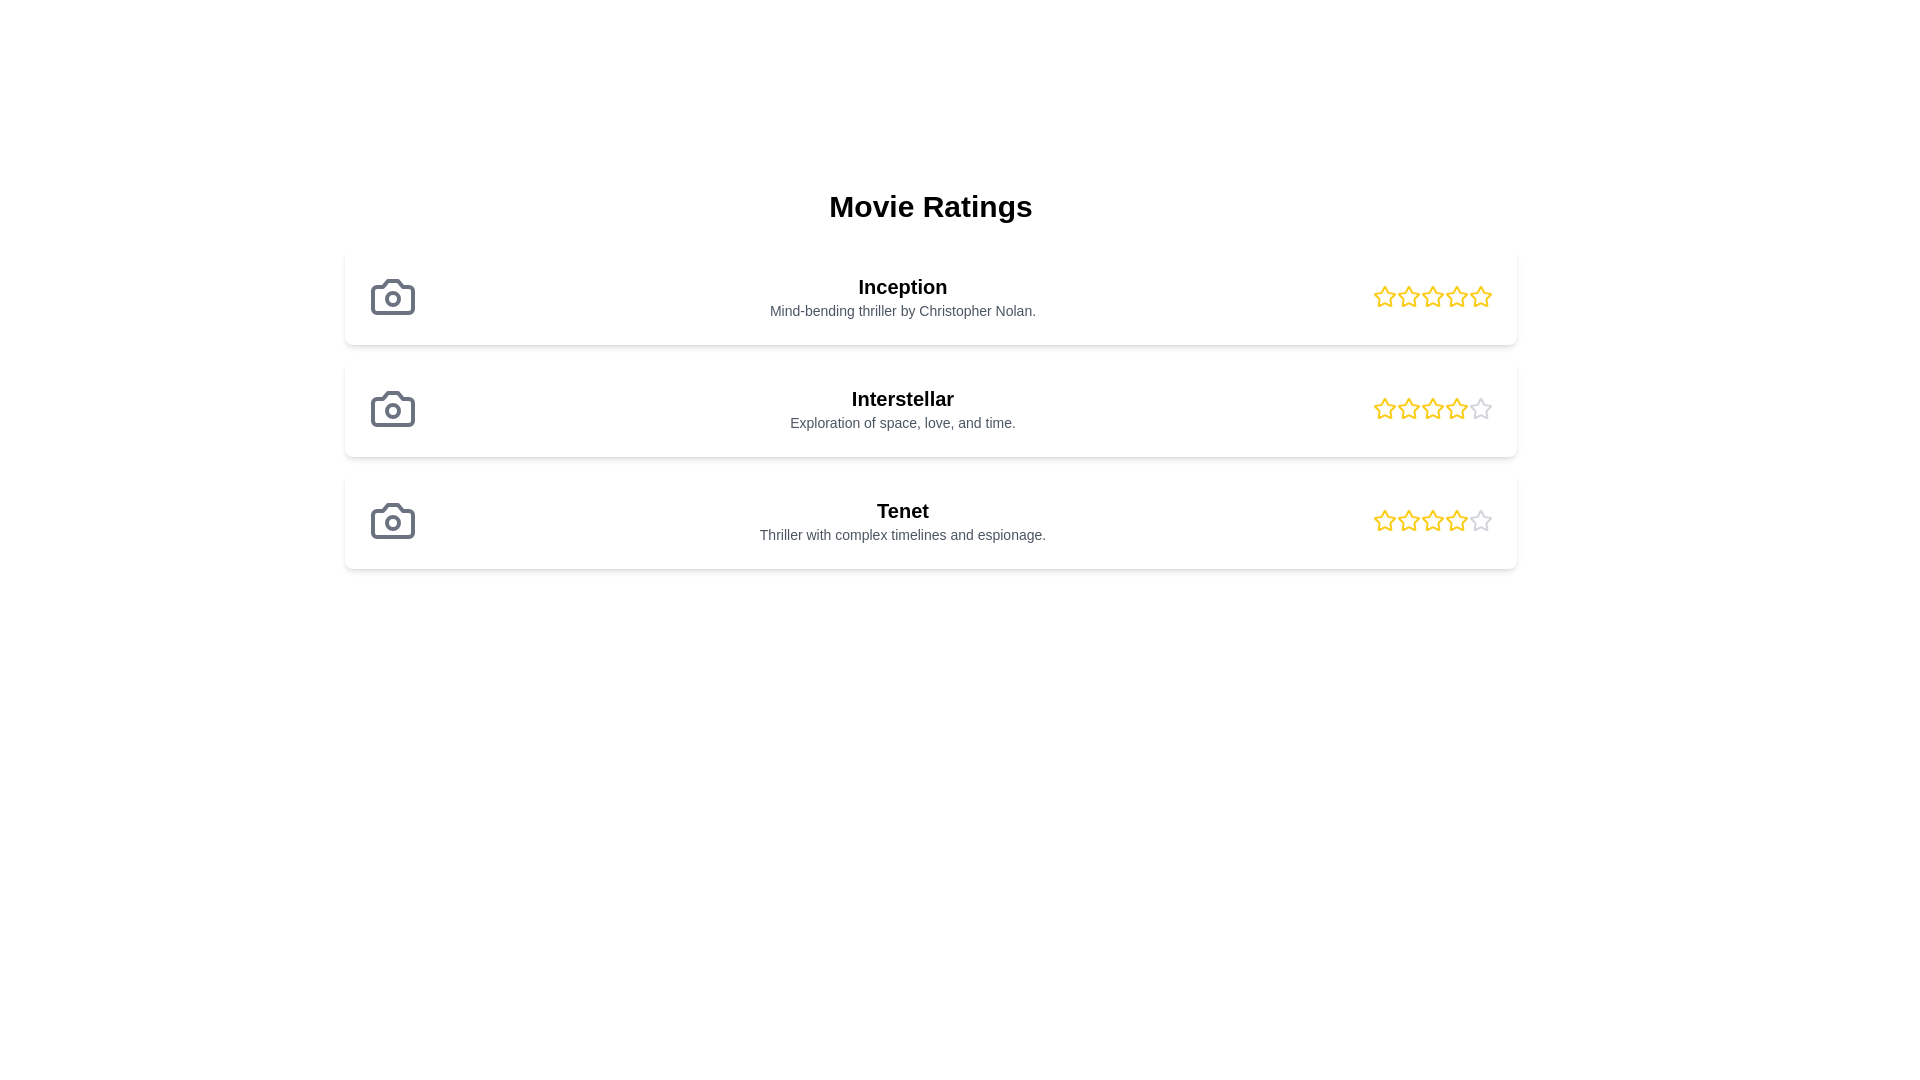  Describe the element at coordinates (1481, 296) in the screenshot. I see `the fifth star icon in the 5-star rating system for the movie 'Inception'` at that location.